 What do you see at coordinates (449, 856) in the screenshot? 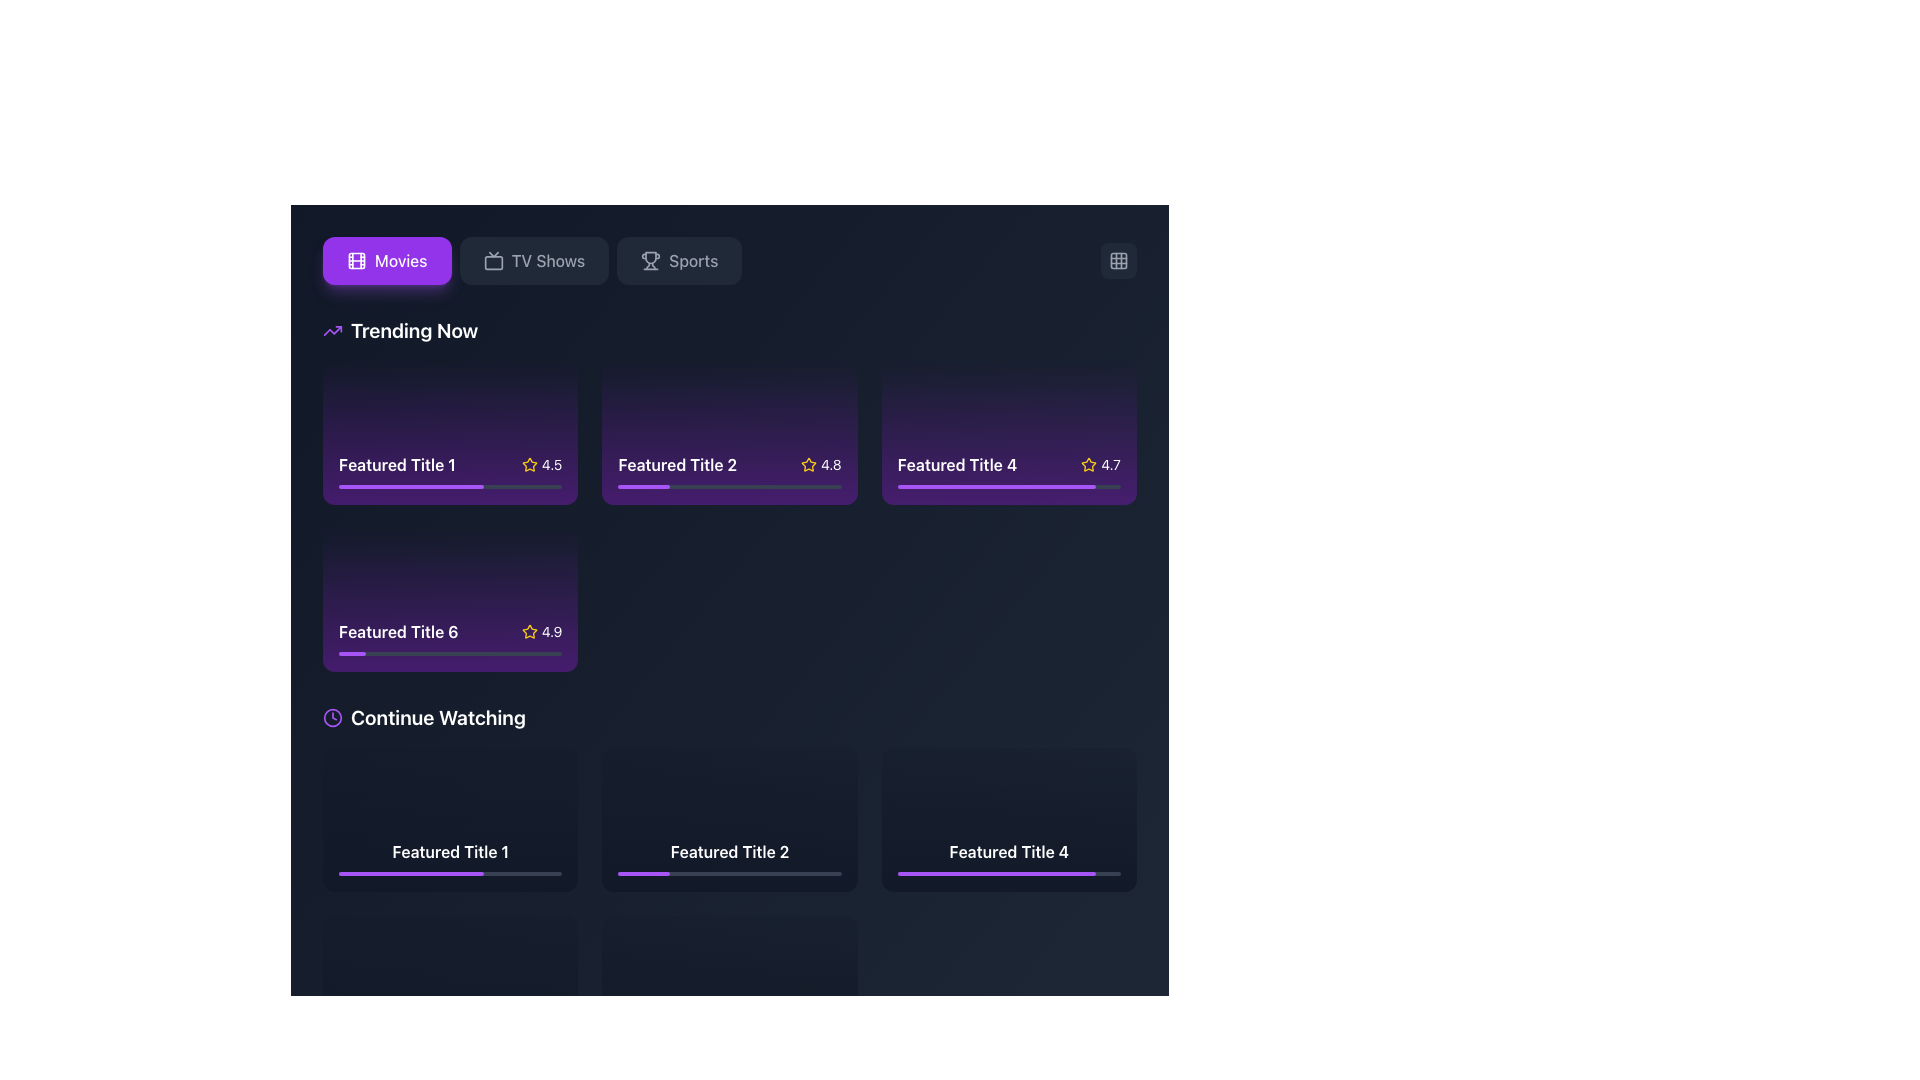
I see `the progress bar of the first media card in the 'Continue Watching' section to understand the completion level` at bounding box center [449, 856].